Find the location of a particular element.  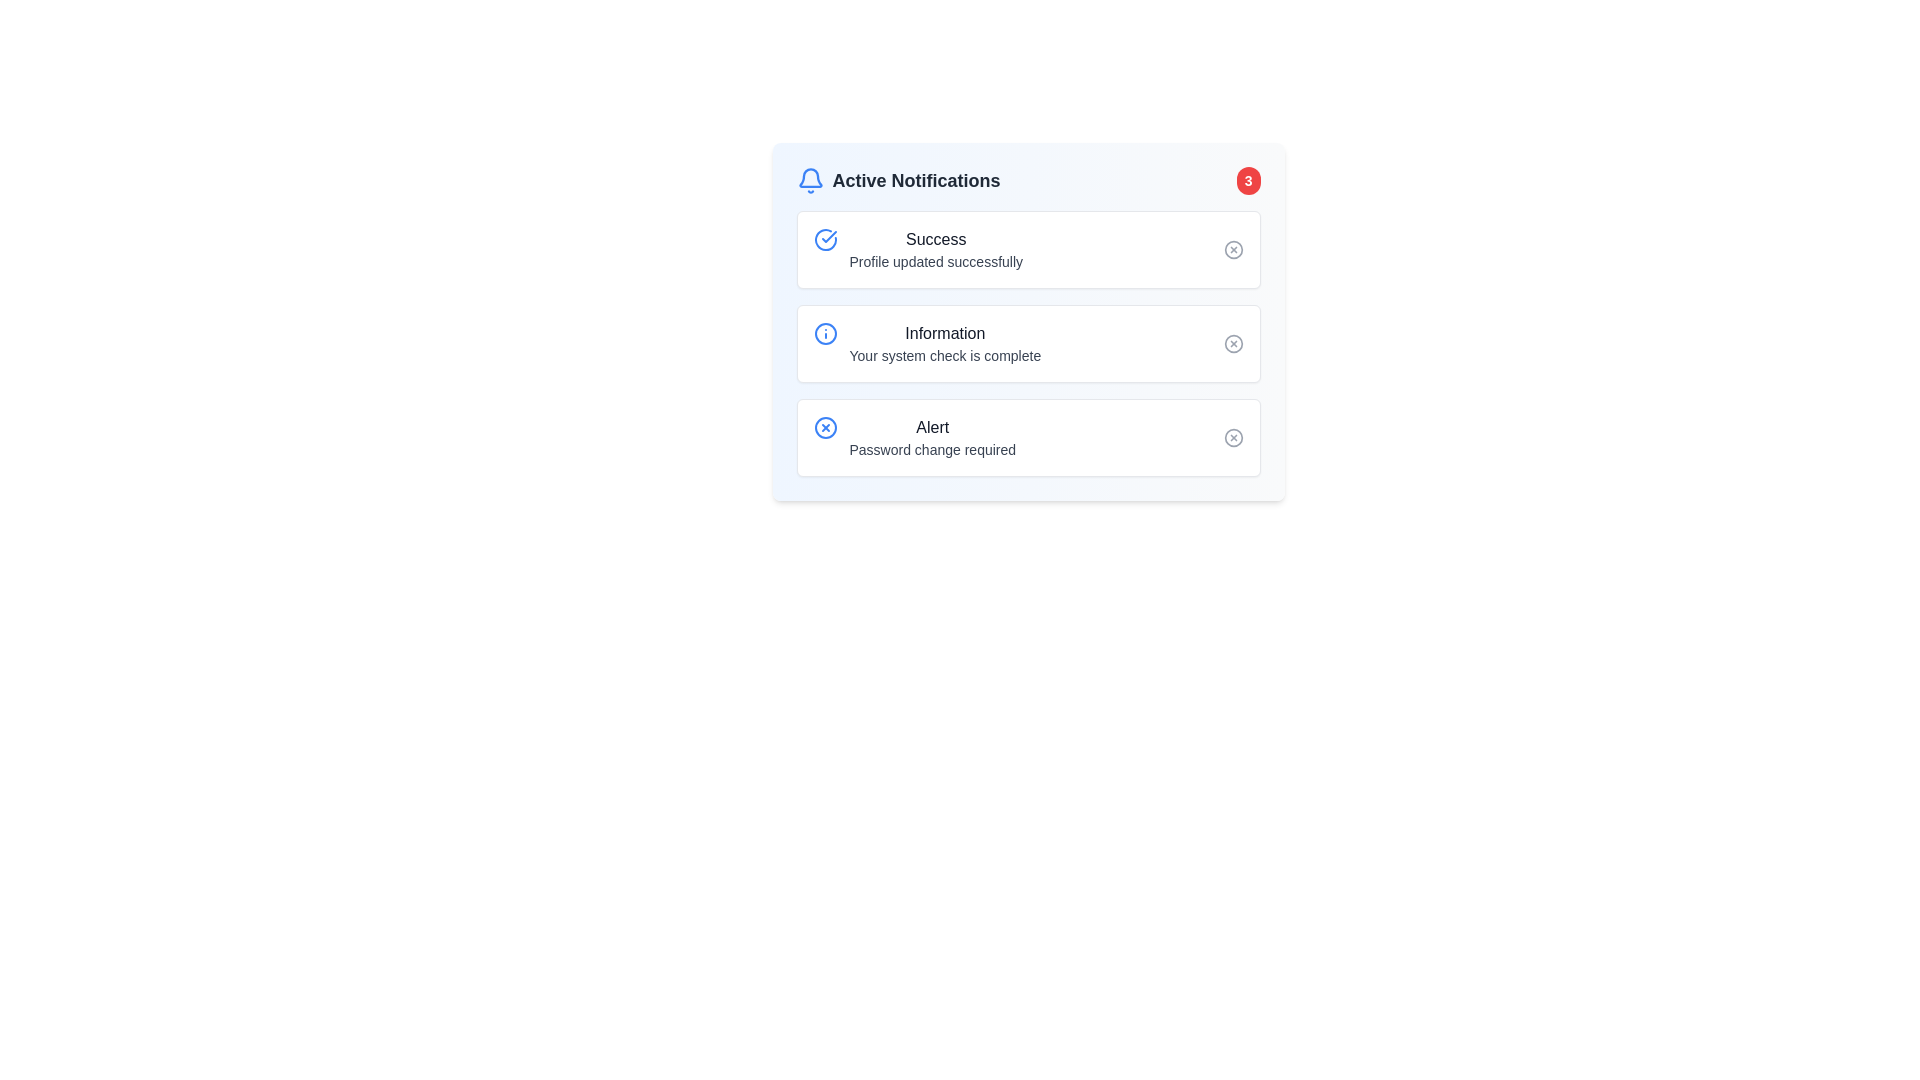

the Circular SVG Shape representing informational notices, which is part of the icon with a blue border and white background located in the second notification area labeled 'Information' is located at coordinates (825, 333).